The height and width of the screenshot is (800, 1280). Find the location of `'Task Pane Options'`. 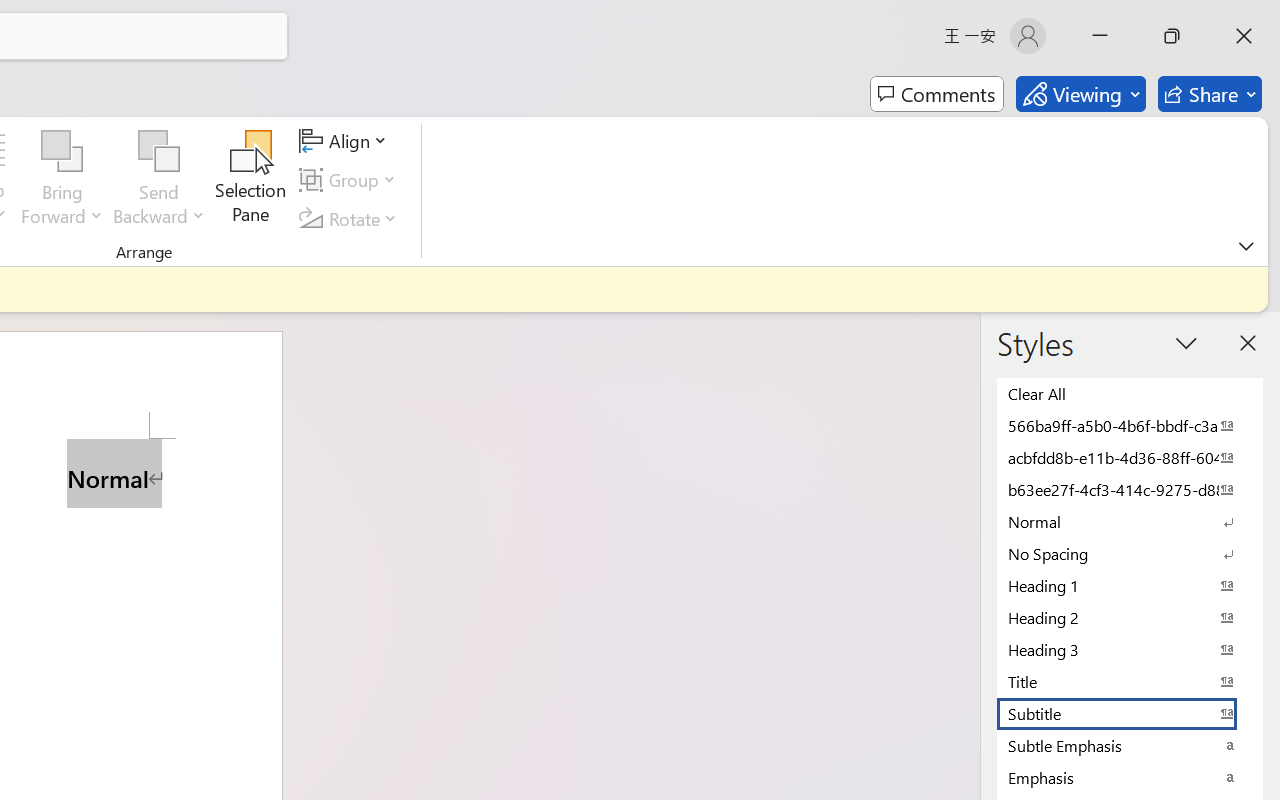

'Task Pane Options' is located at coordinates (1187, 343).